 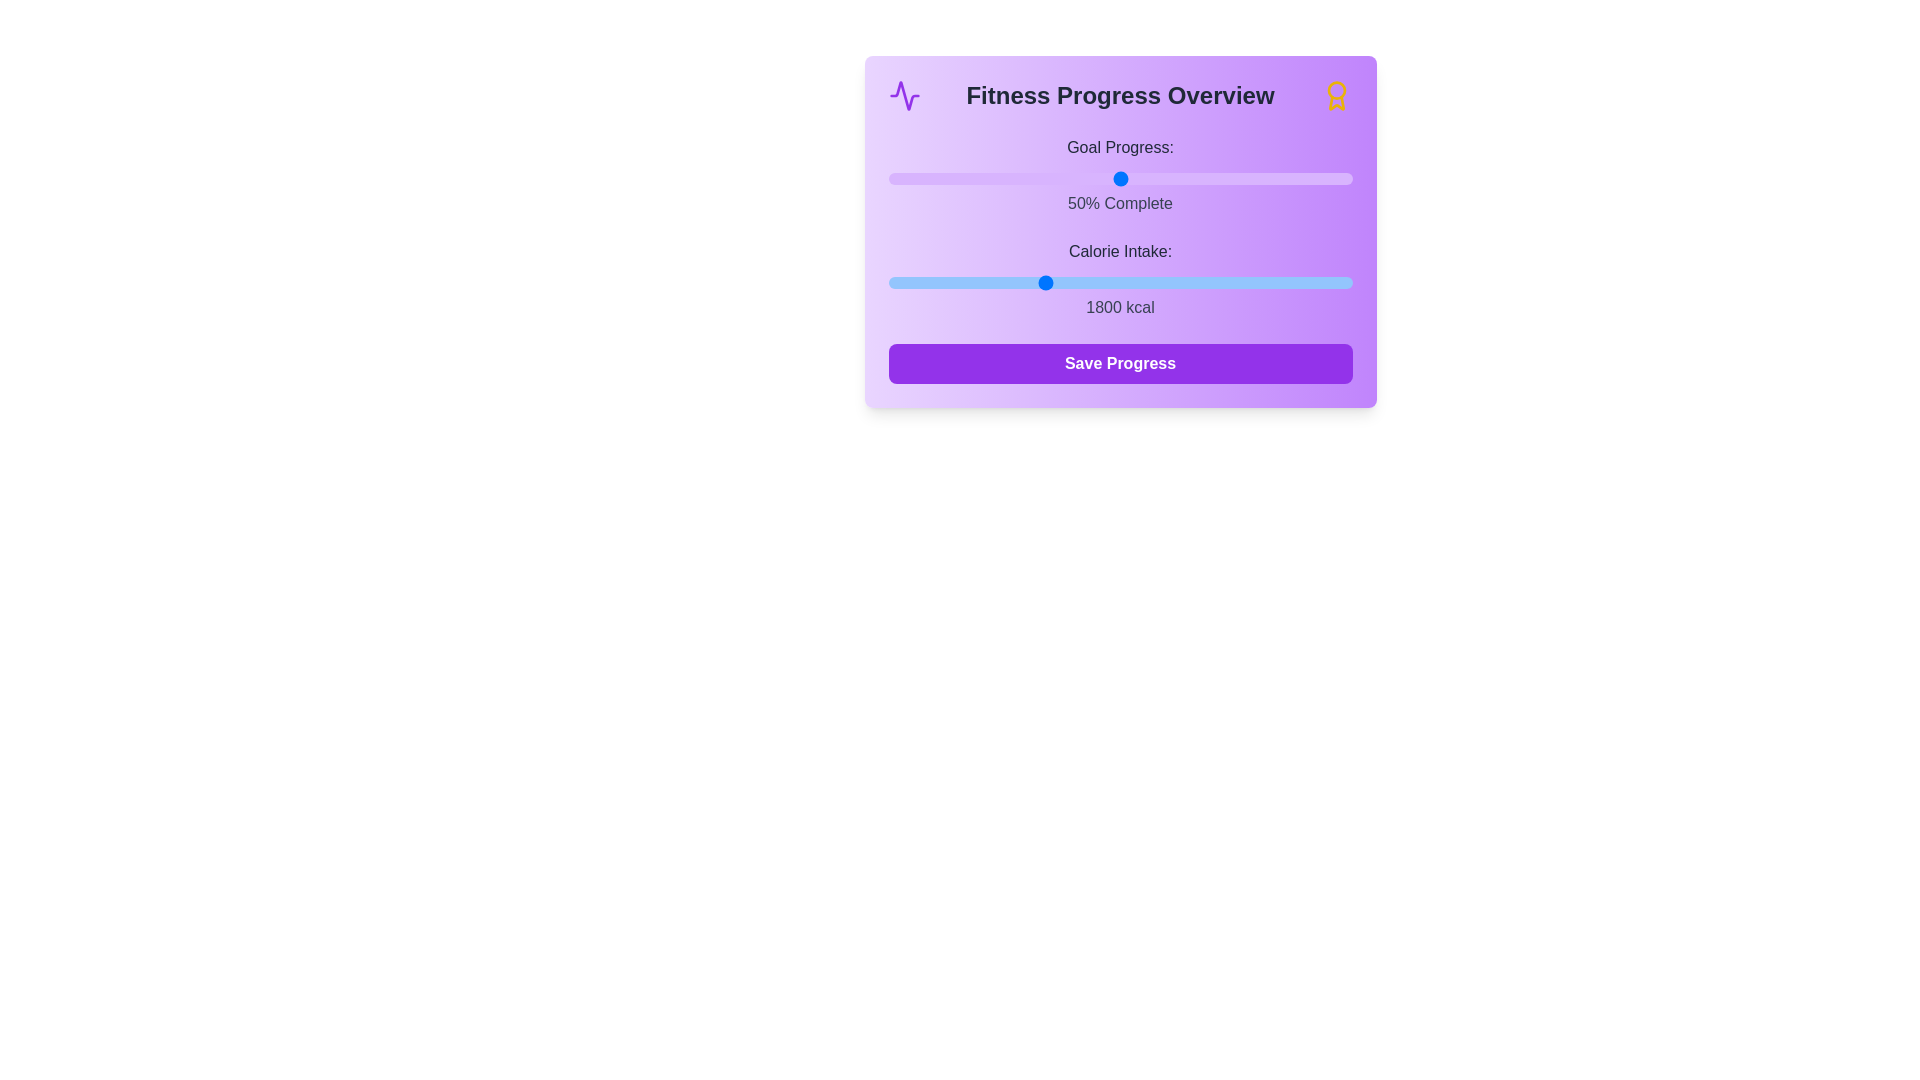 What do you see at coordinates (1120, 146) in the screenshot?
I see `the 'Goal Progress:' label, which is styled with a bold medium-sized font and located in a purple gradient background, directly below the title 'Fitness Progress Overview'` at bounding box center [1120, 146].